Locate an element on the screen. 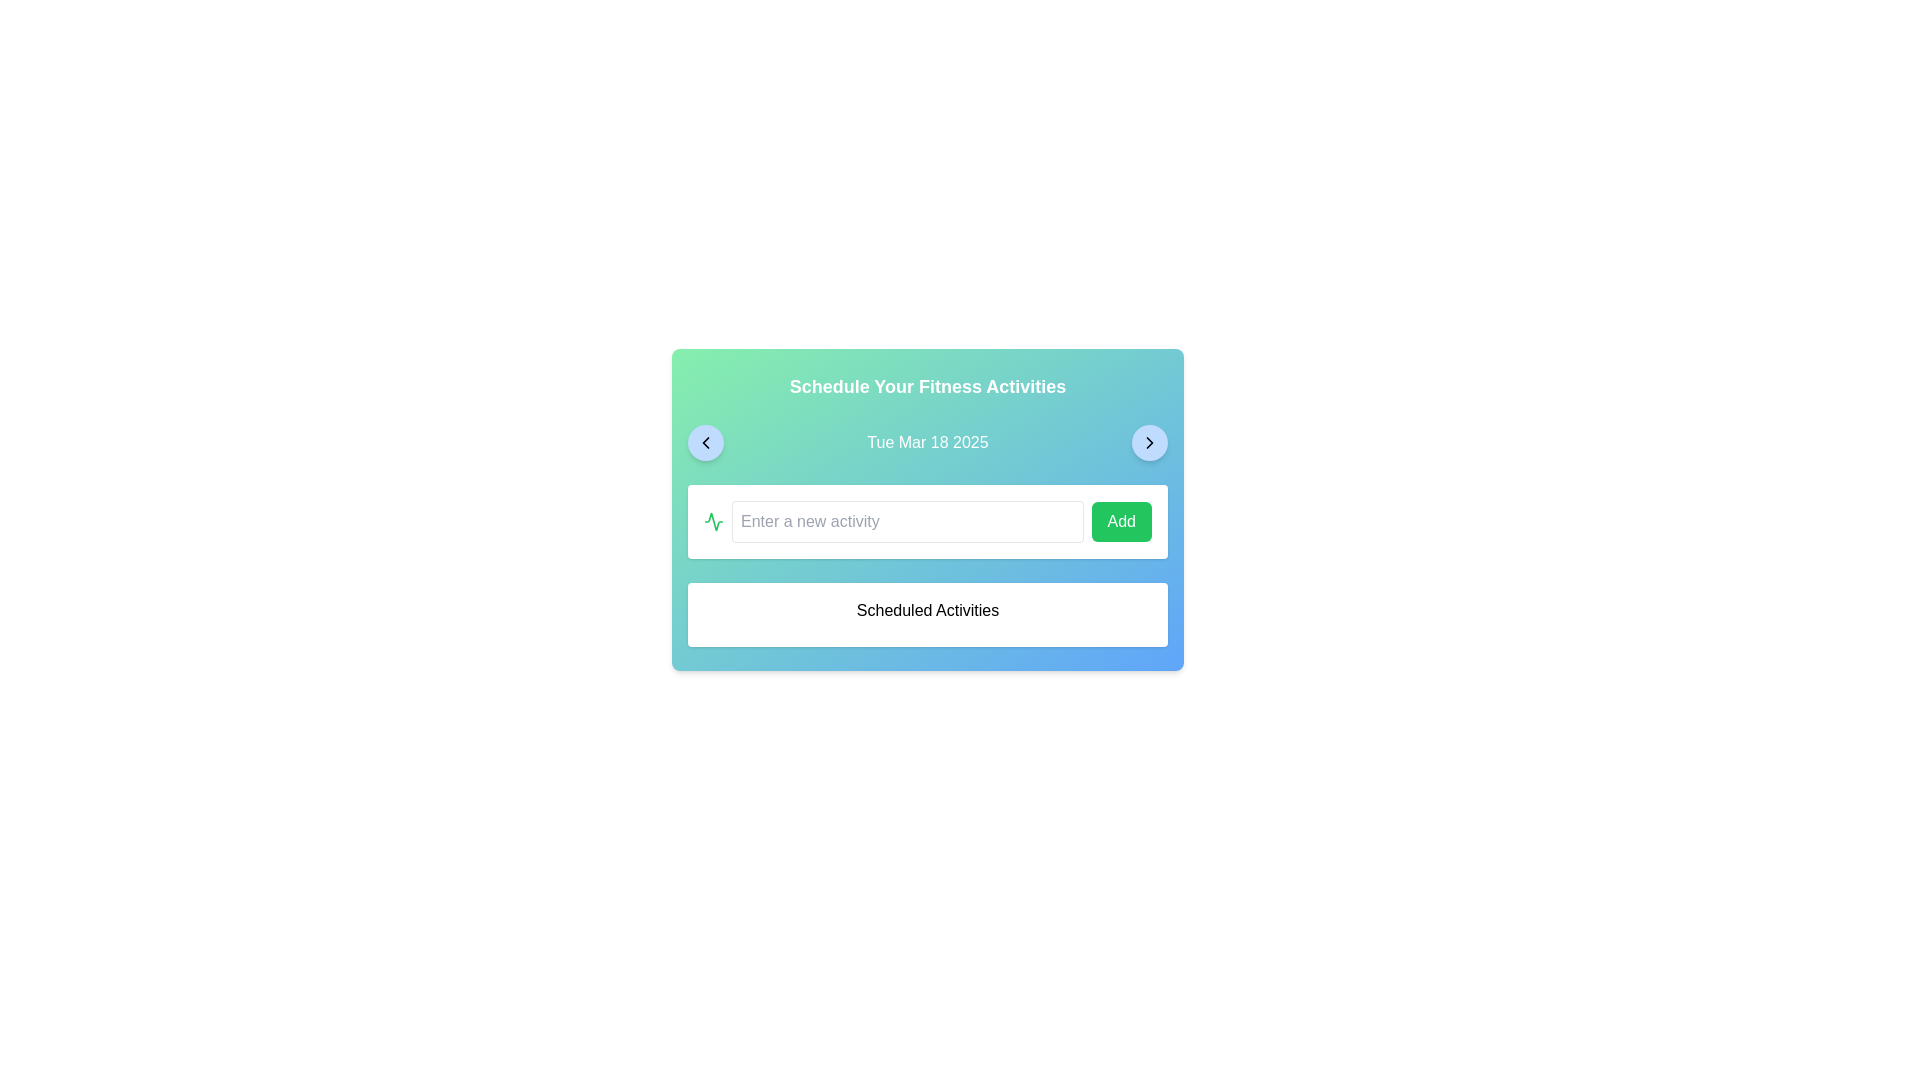 Image resolution: width=1920 pixels, height=1080 pixels. the chevron icon located within the blue circular button at the top-right corner of the card interface is located at coordinates (1150, 442).